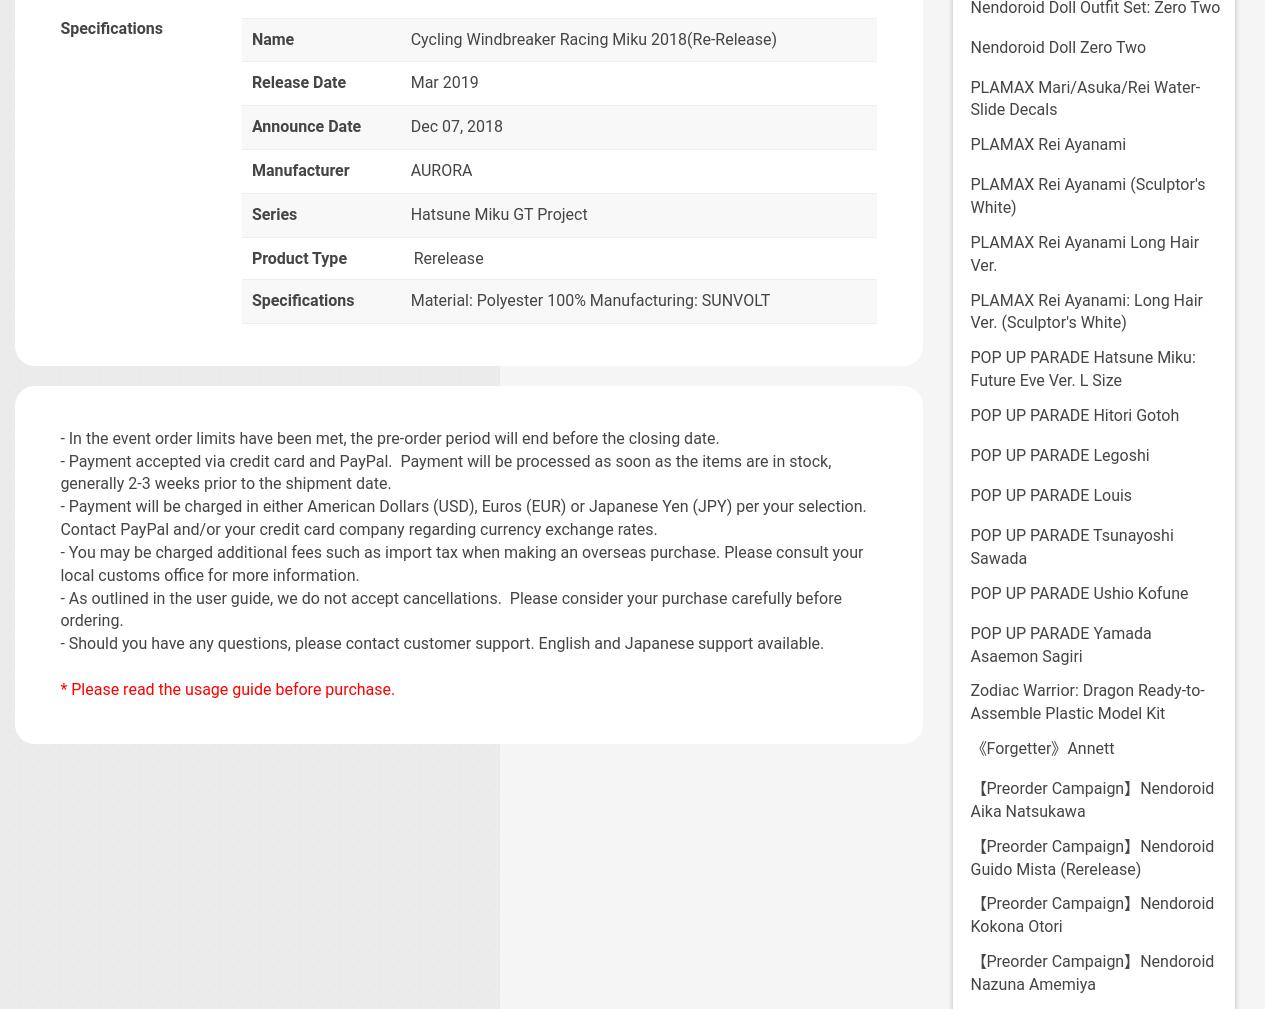  What do you see at coordinates (1090, 799) in the screenshot?
I see `'【Preorder Campaign】Nendoroid Aika Natsukawa'` at bounding box center [1090, 799].